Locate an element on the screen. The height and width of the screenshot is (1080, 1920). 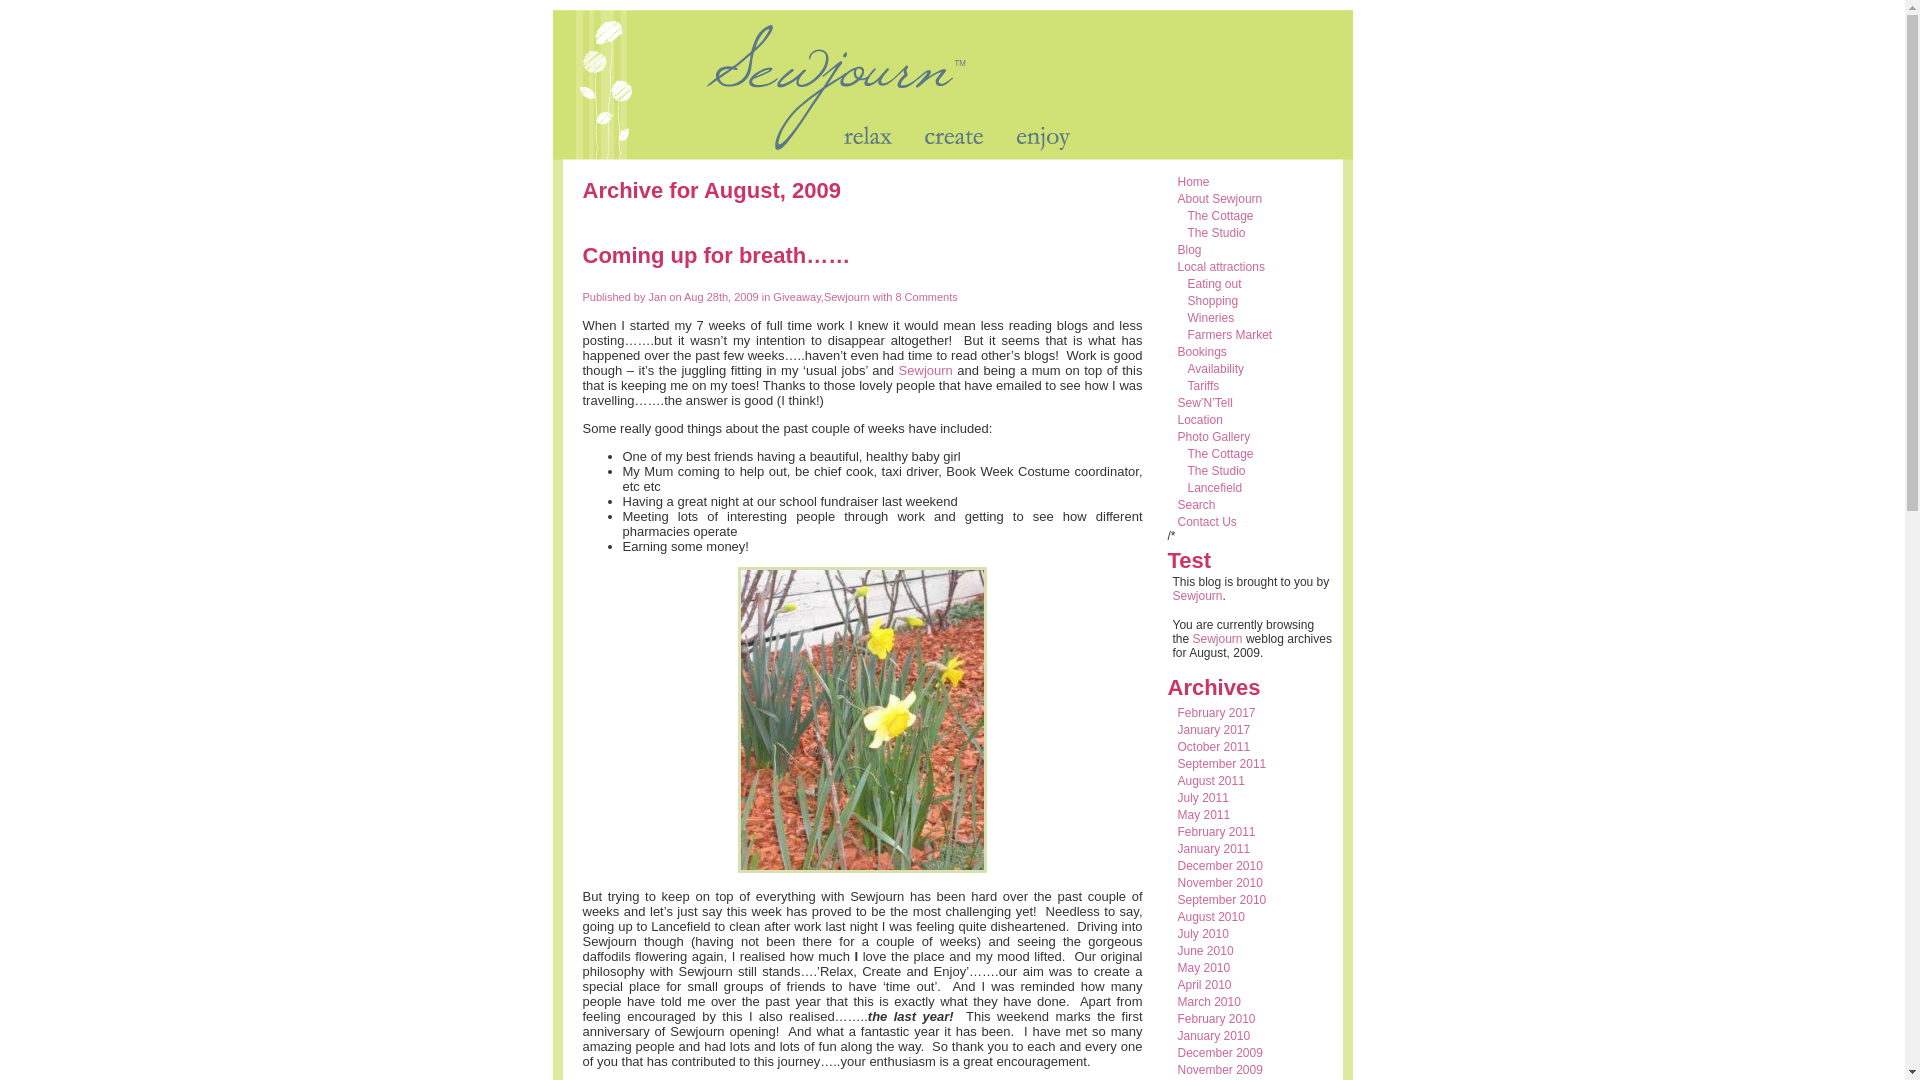
'Sewjourn' is located at coordinates (925, 370).